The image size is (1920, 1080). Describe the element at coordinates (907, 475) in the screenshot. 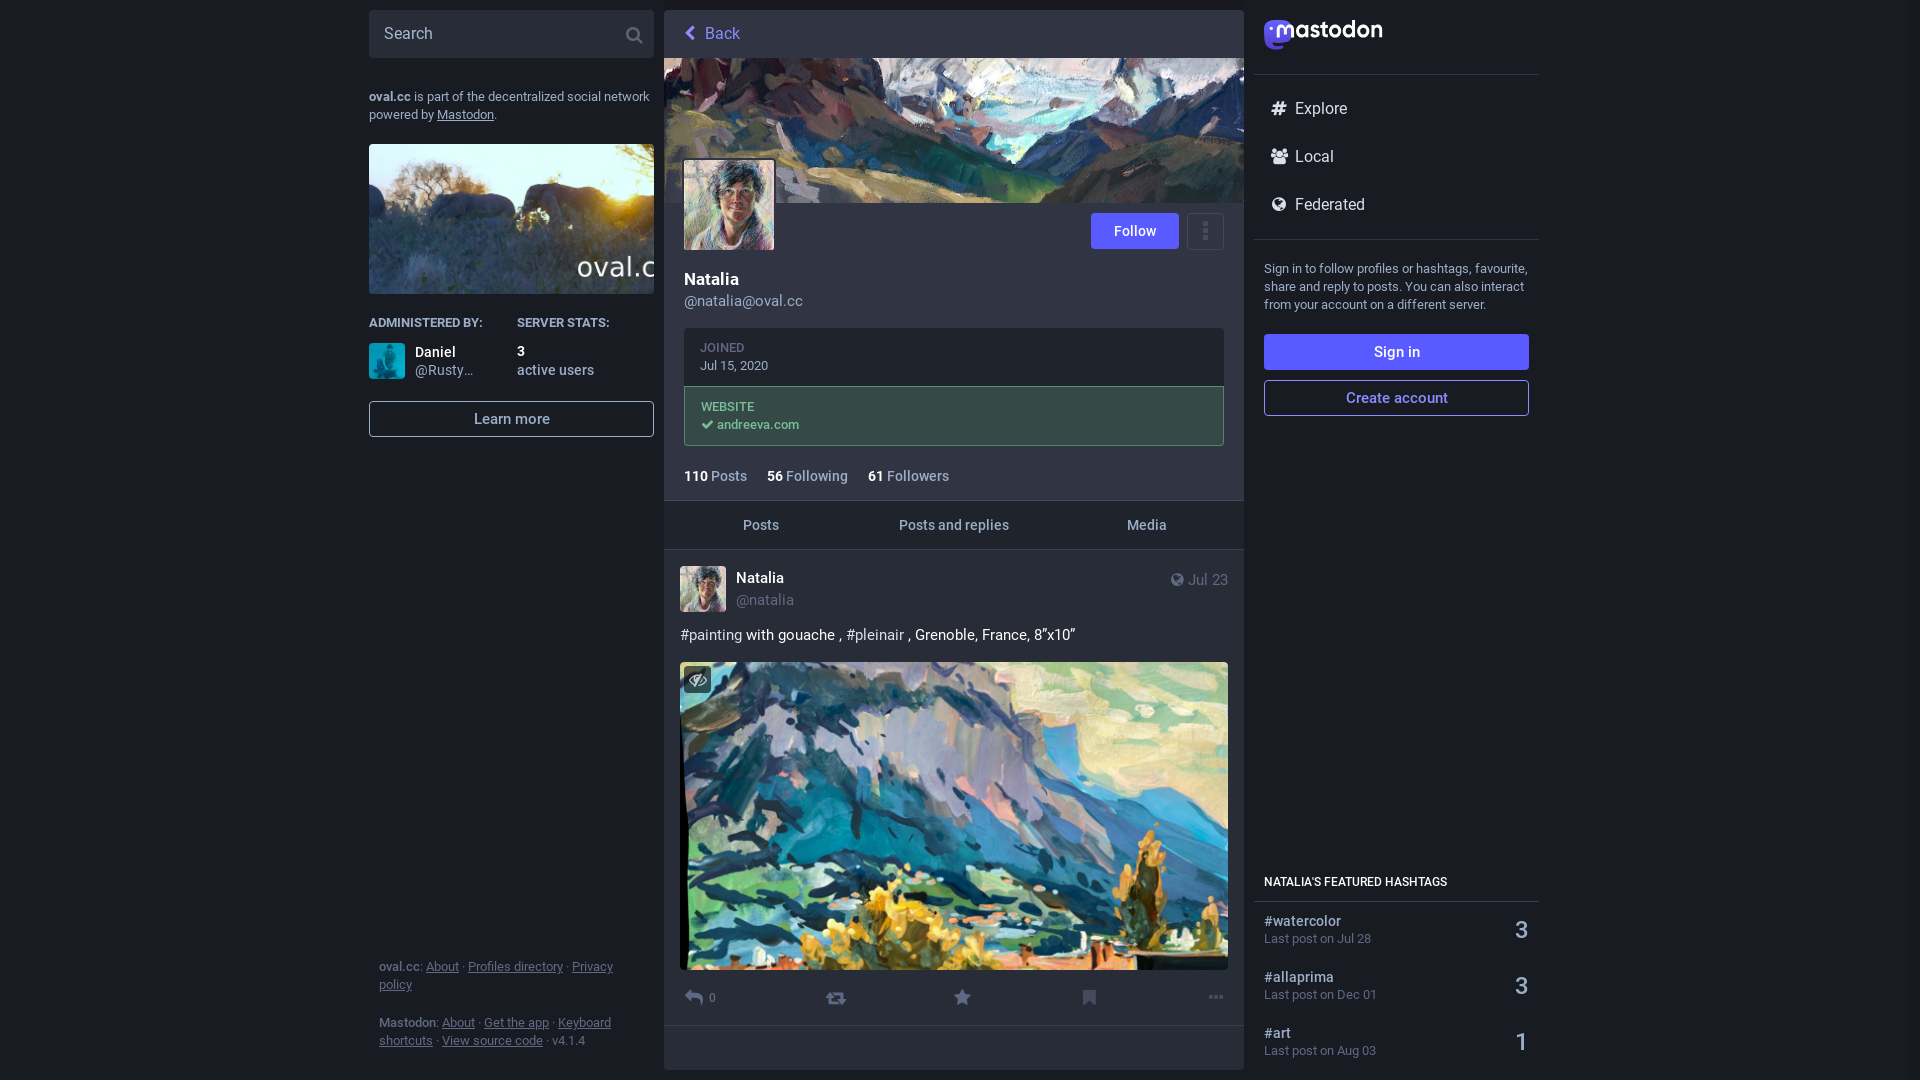

I see `'61 Followers'` at that location.